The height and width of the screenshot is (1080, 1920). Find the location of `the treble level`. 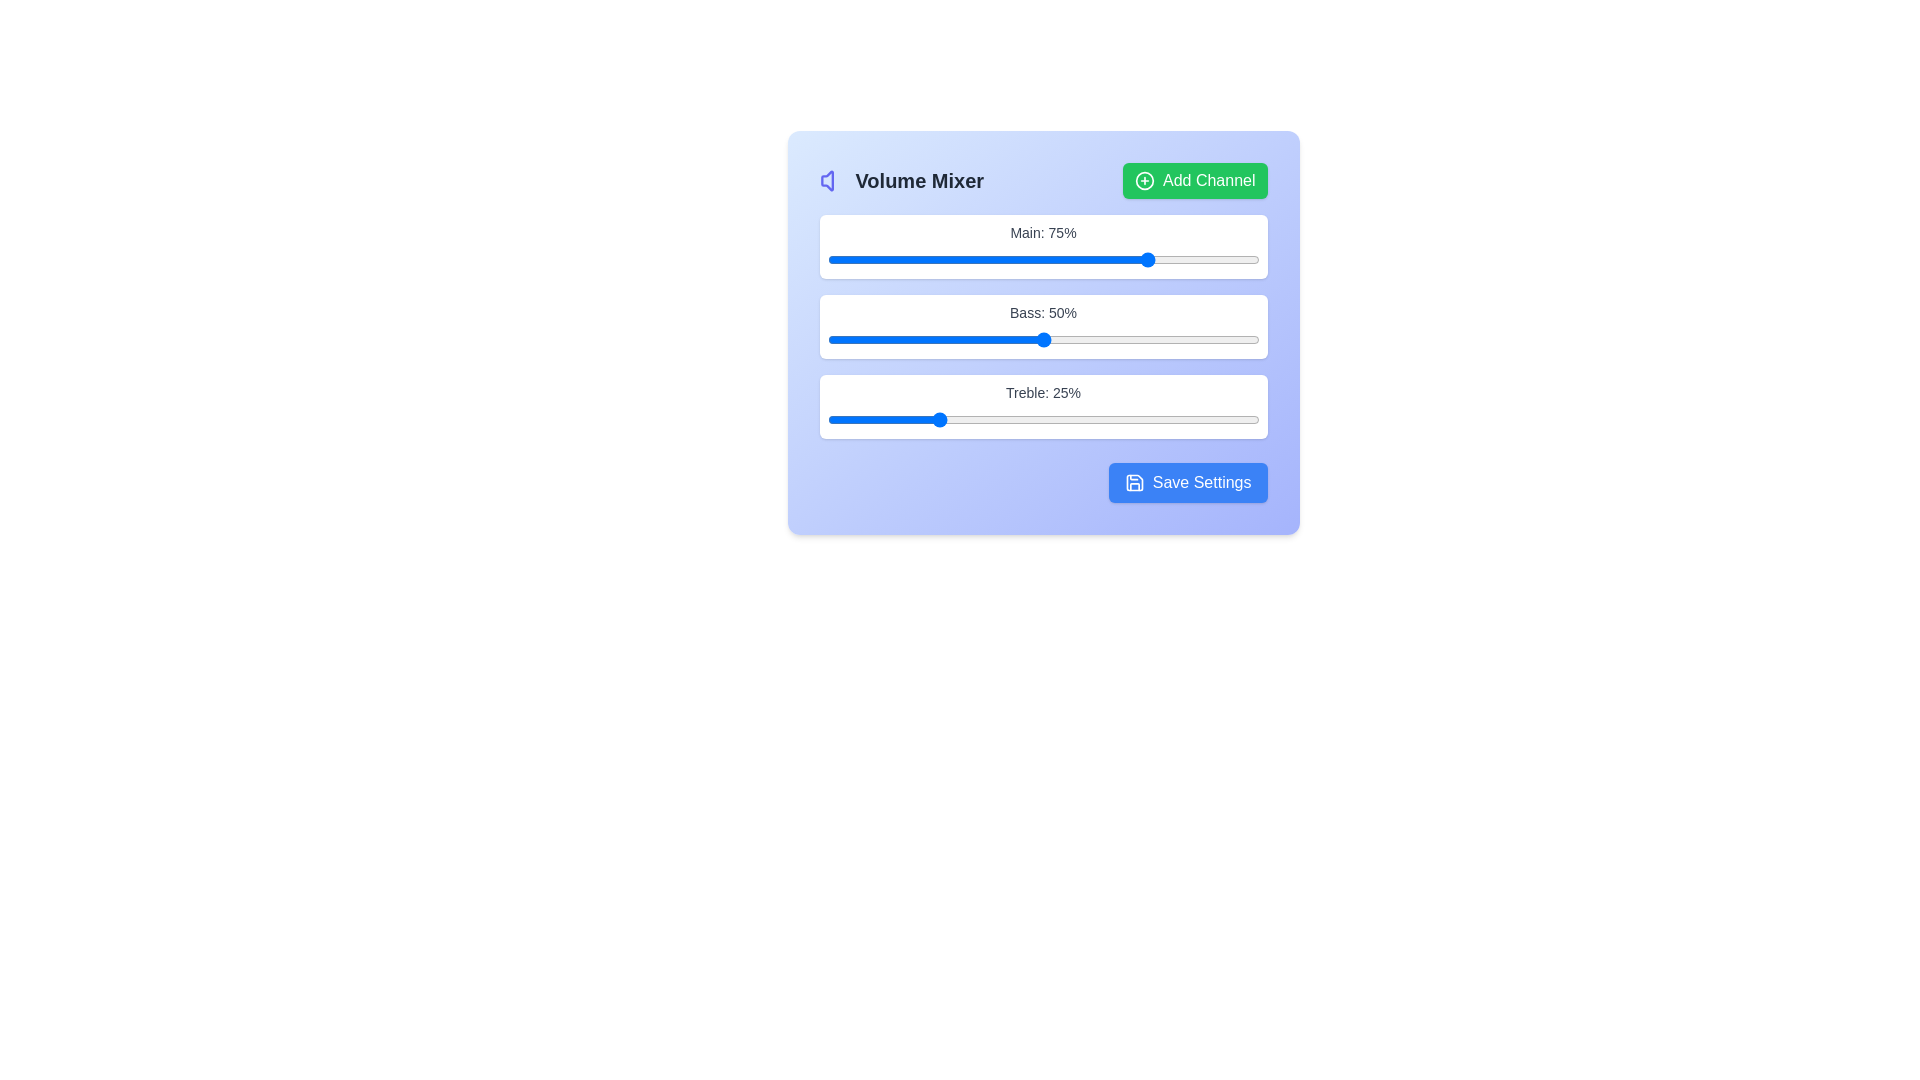

the treble level is located at coordinates (1013, 419).